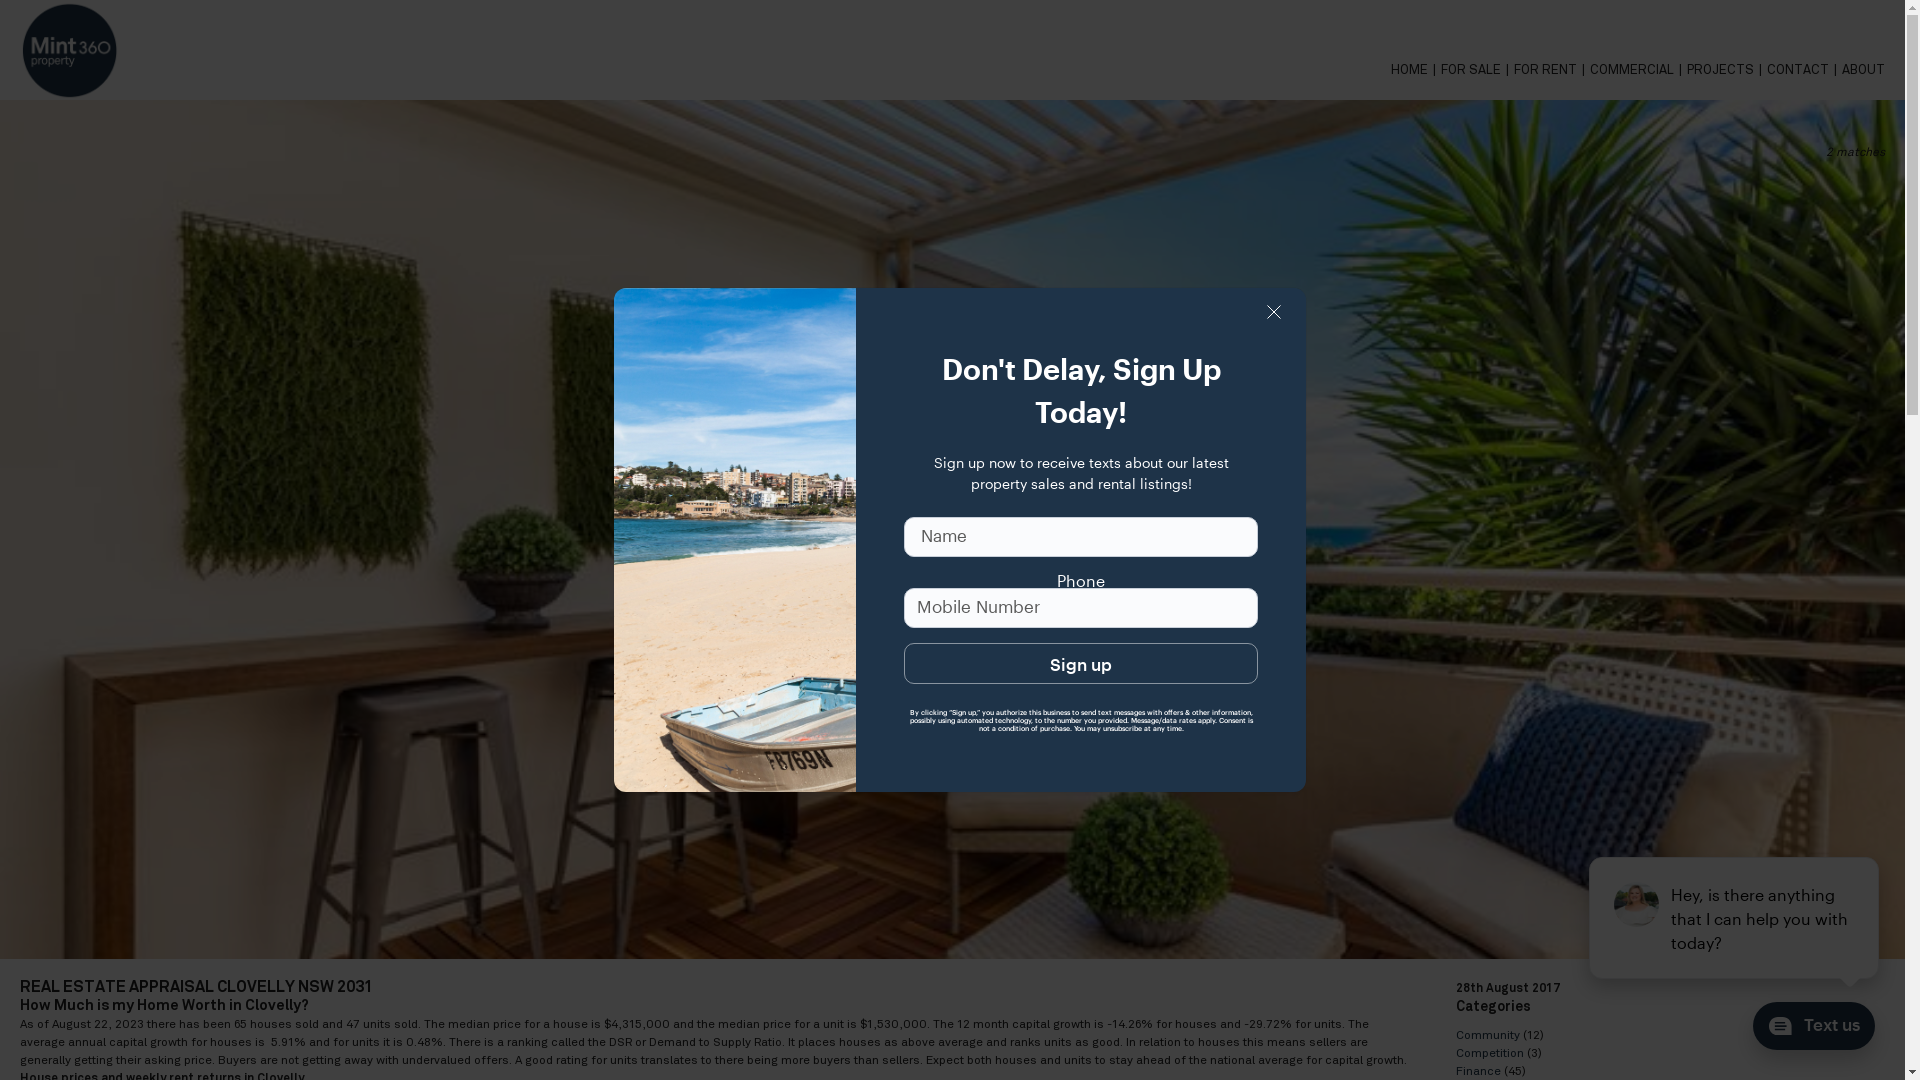  What do you see at coordinates (1733, 918) in the screenshot?
I see `'podium webchat widget prompt'` at bounding box center [1733, 918].